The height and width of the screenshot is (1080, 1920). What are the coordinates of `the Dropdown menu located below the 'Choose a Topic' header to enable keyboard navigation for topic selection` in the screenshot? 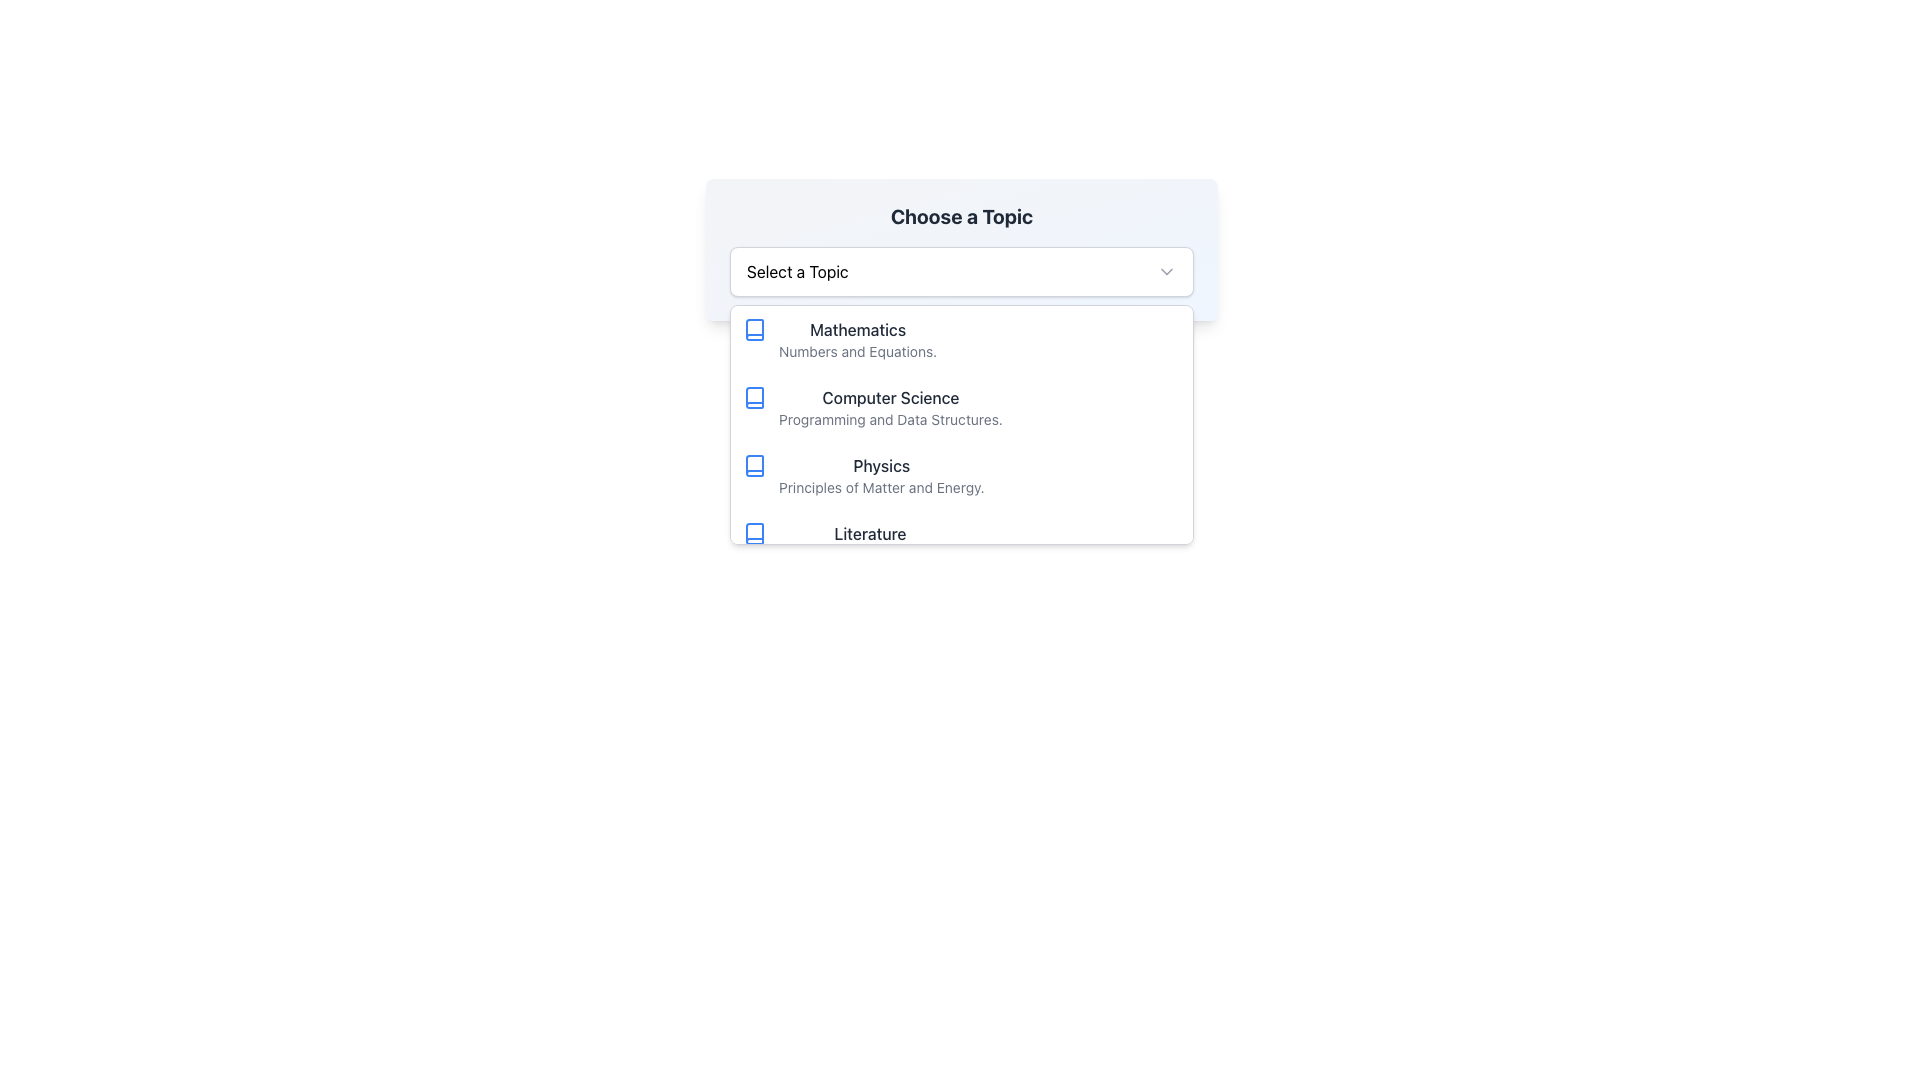 It's located at (961, 272).